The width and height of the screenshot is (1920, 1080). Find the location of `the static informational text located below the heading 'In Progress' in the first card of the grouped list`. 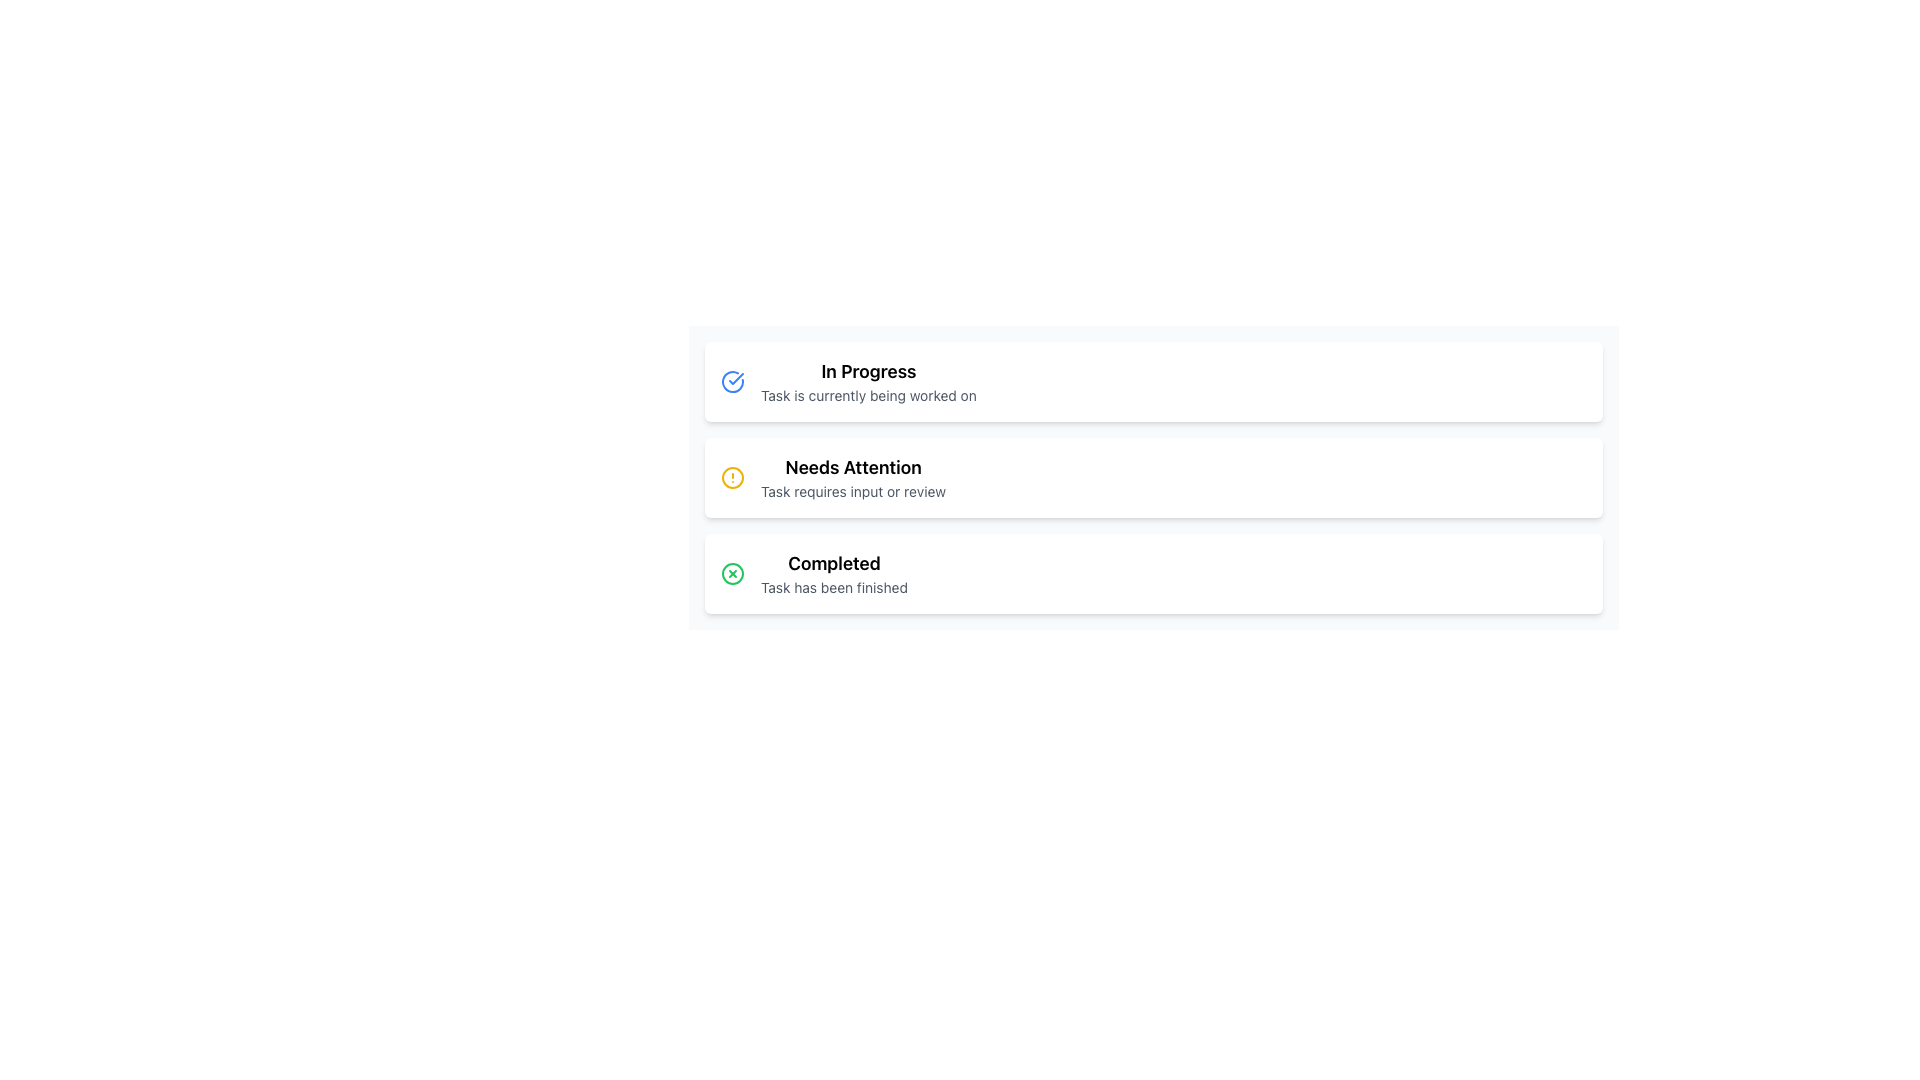

the static informational text located below the heading 'In Progress' in the first card of the grouped list is located at coordinates (868, 396).